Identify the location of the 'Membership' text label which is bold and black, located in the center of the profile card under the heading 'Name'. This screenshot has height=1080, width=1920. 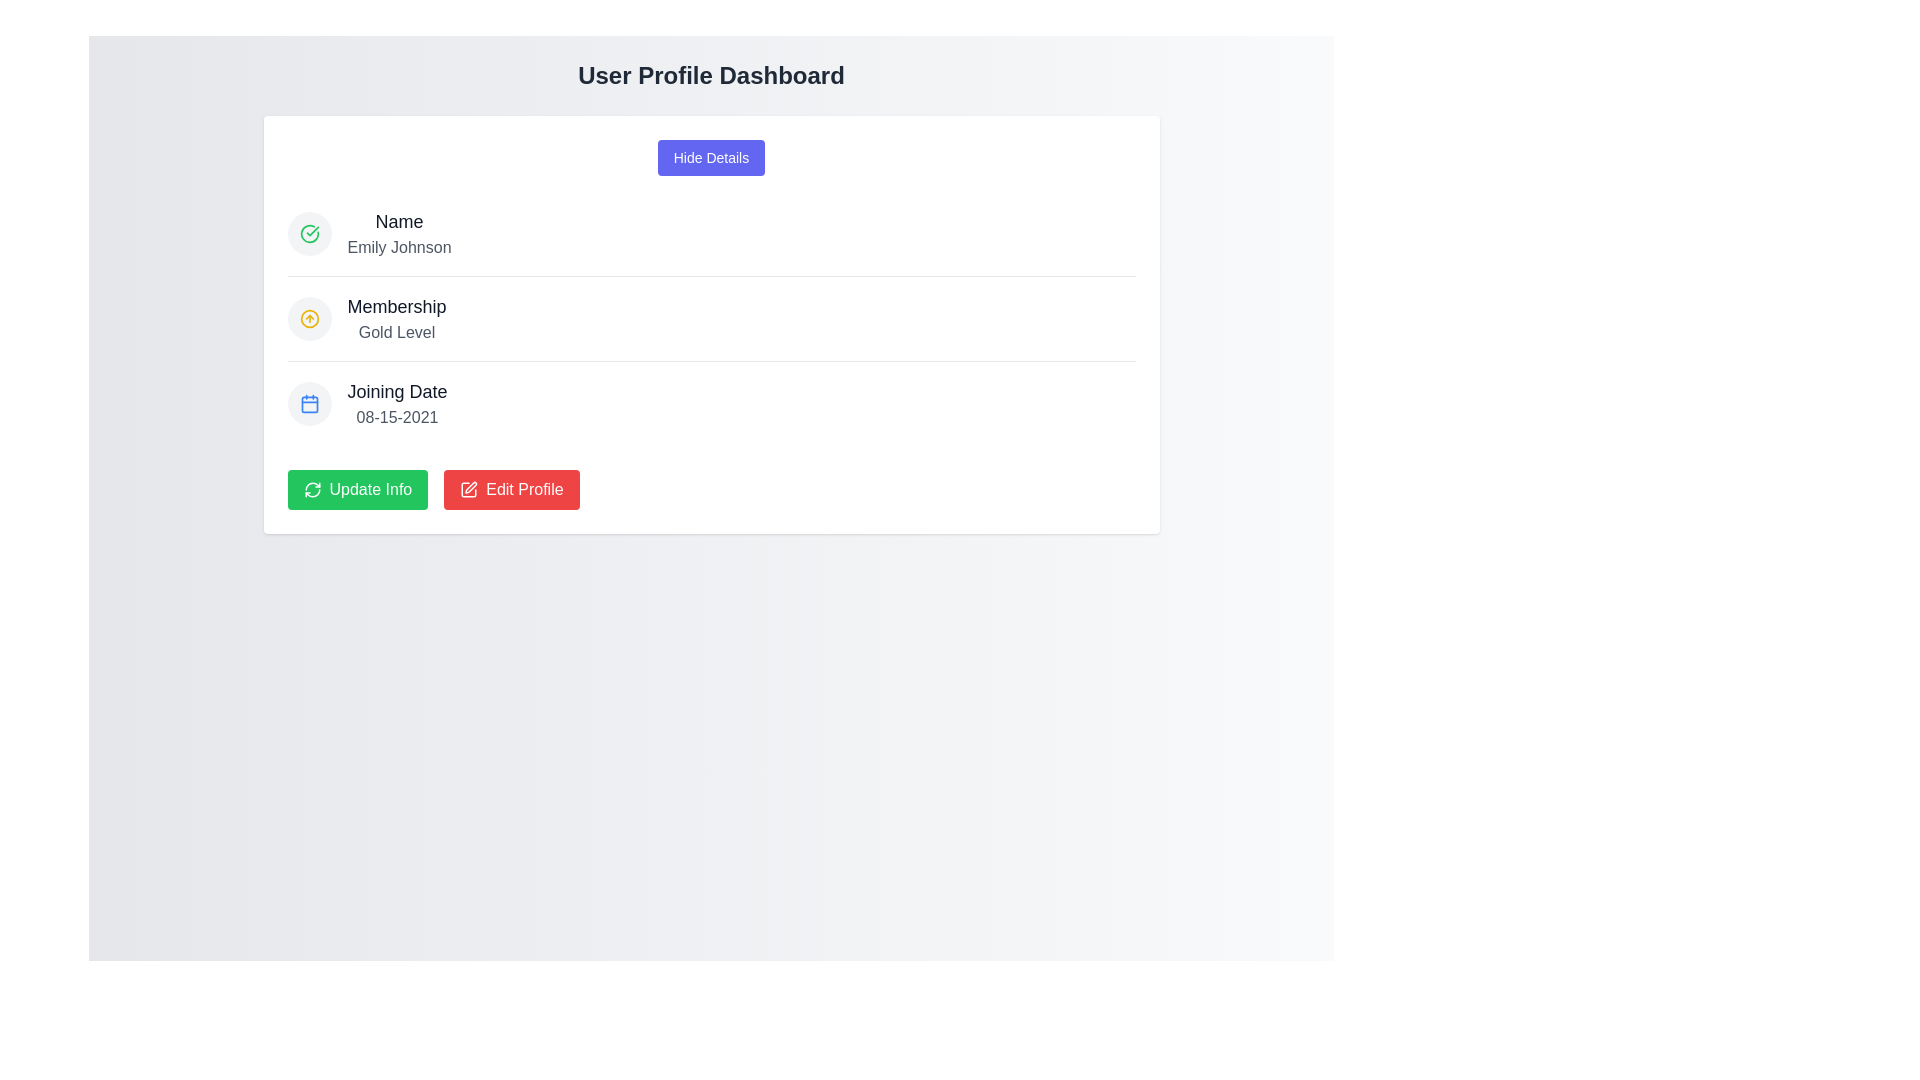
(397, 307).